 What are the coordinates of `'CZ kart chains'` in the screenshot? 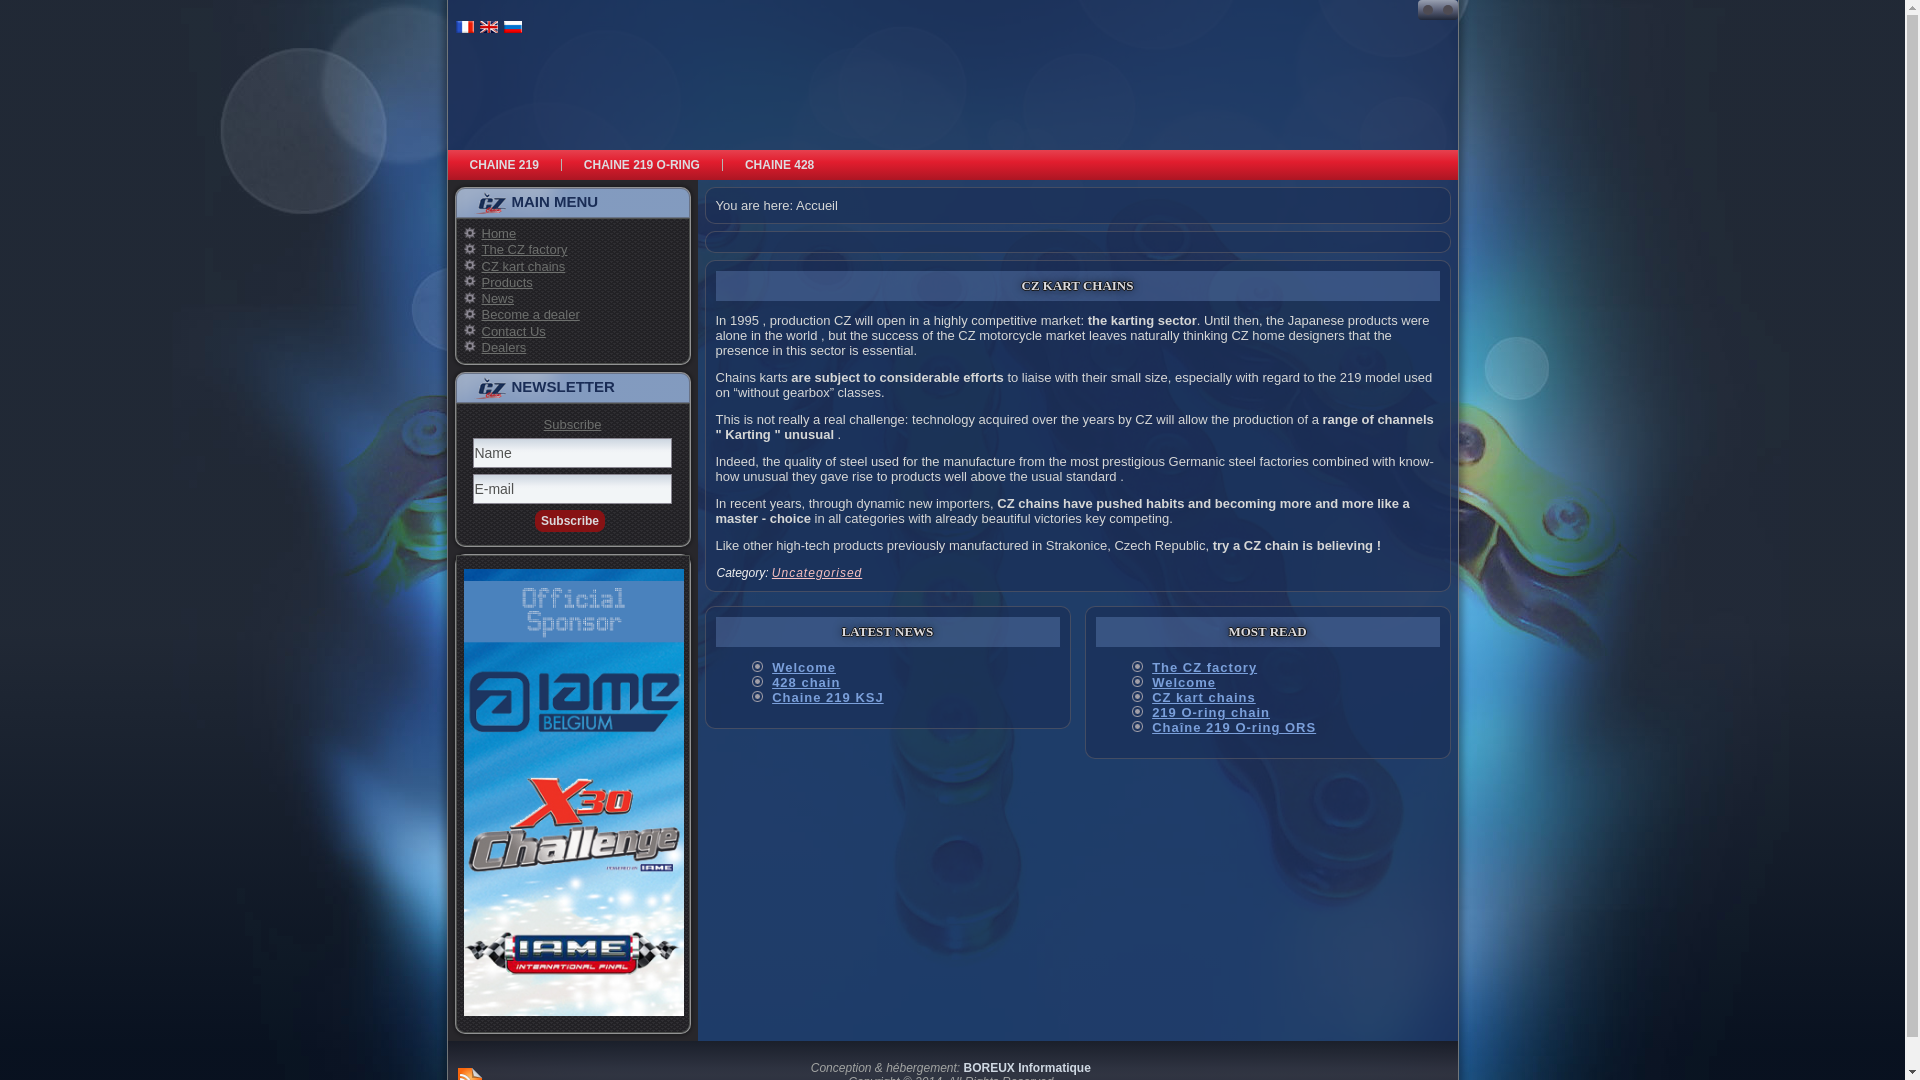 It's located at (1203, 696).